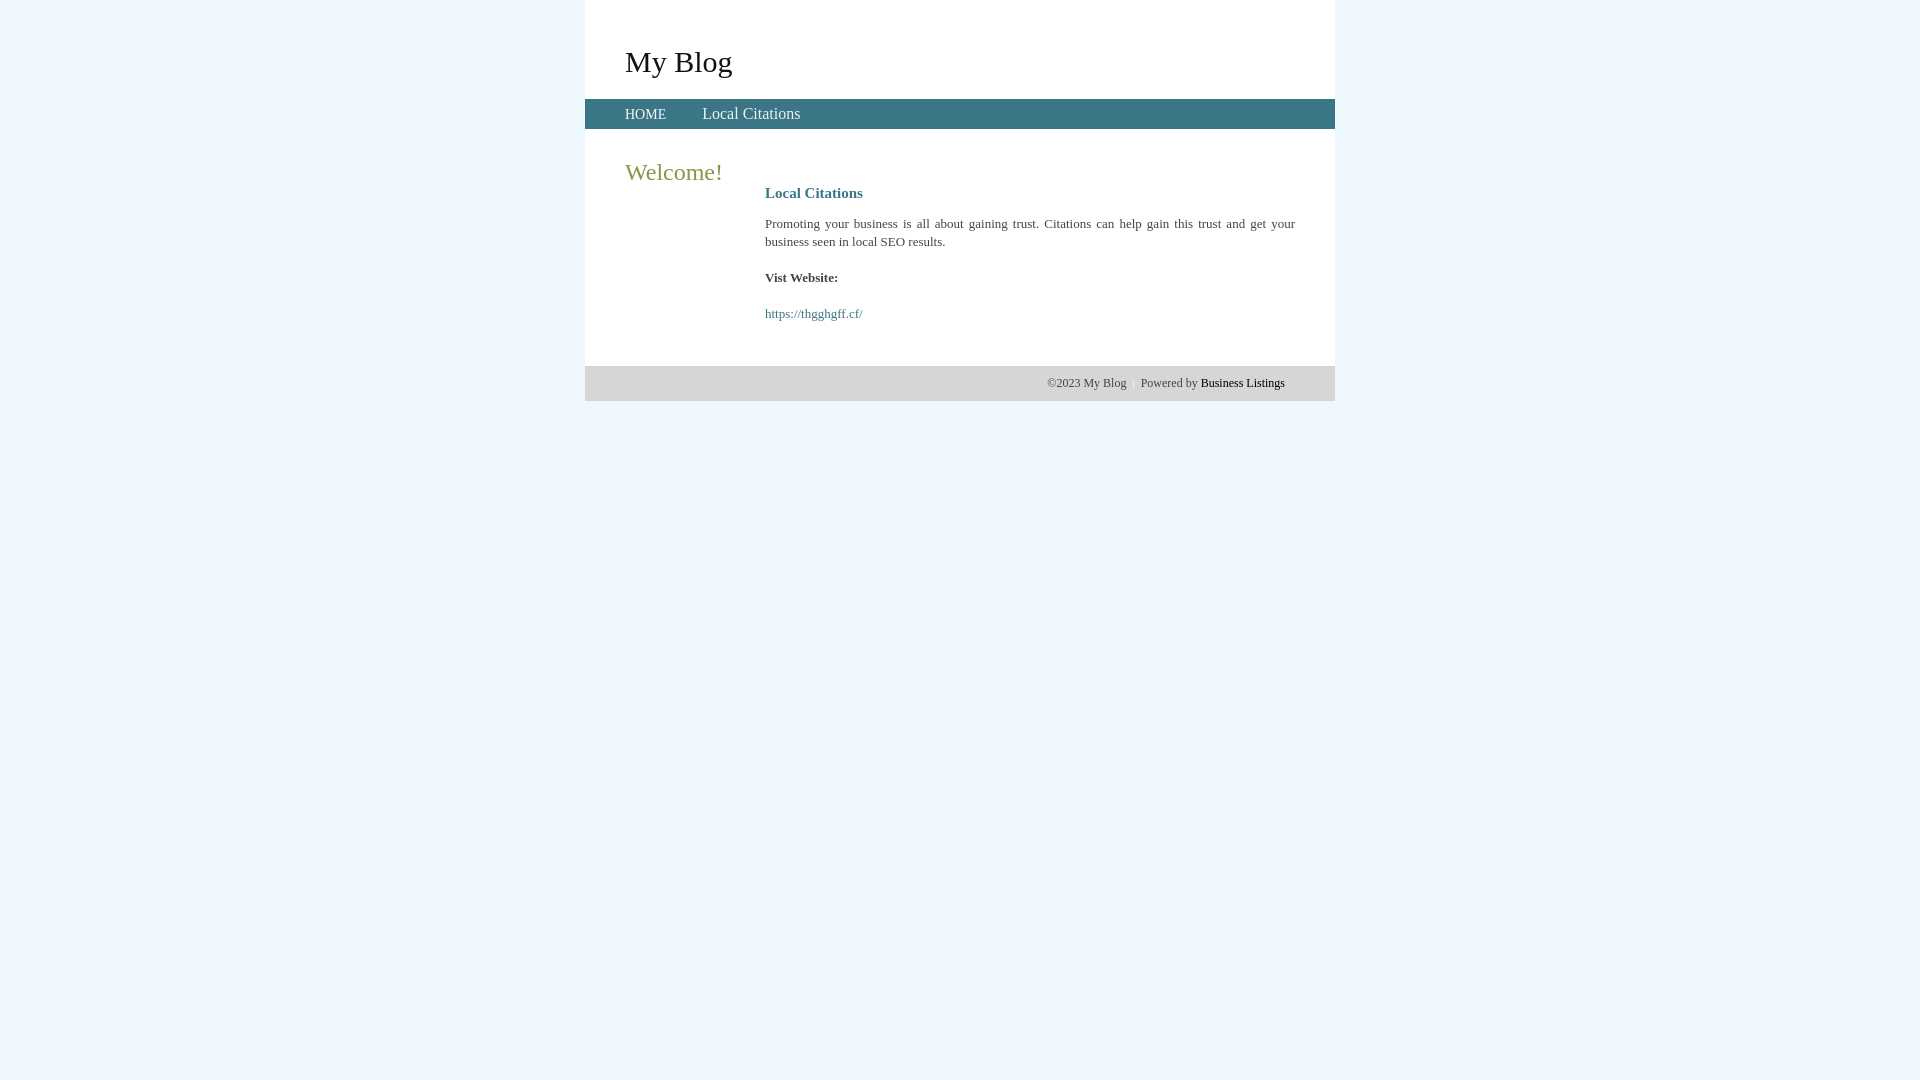 Image resolution: width=1920 pixels, height=1080 pixels. Describe the element at coordinates (749, 113) in the screenshot. I see `'Local Citations'` at that location.